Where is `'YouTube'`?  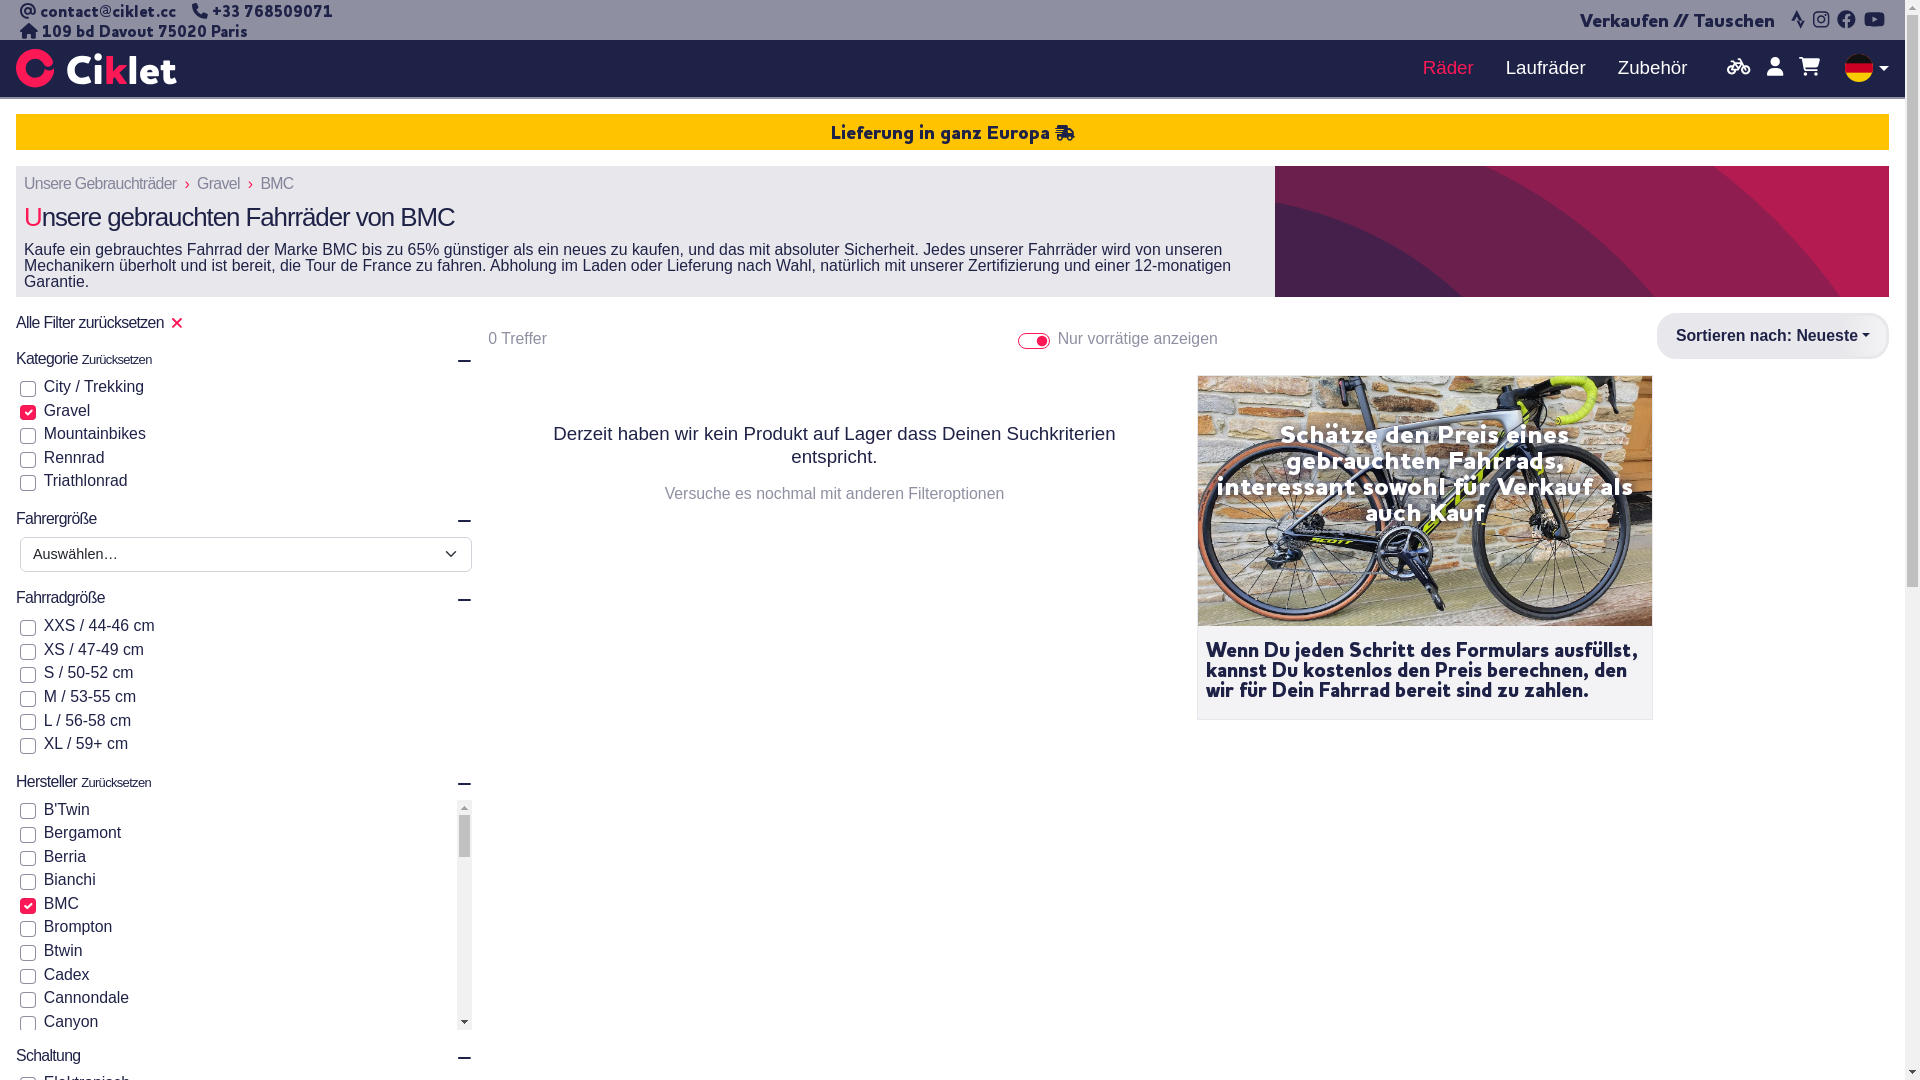 'YouTube' is located at coordinates (1873, 22).